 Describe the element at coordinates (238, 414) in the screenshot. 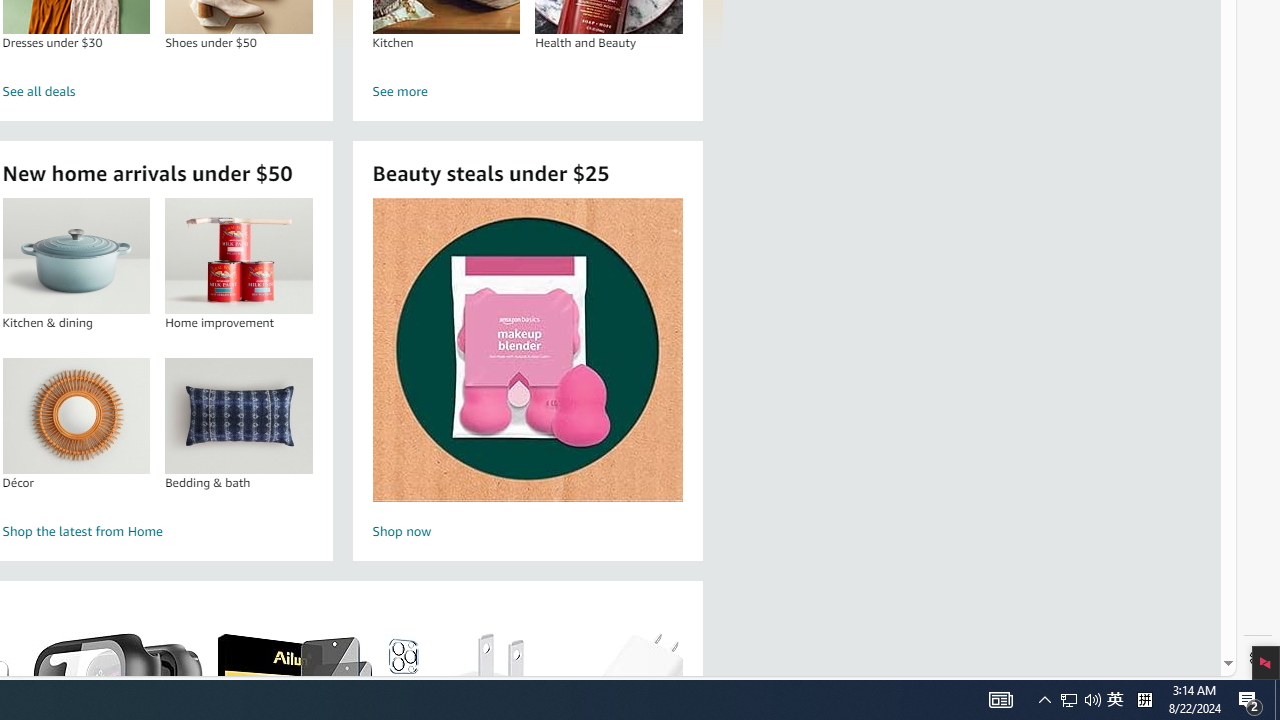

I see `'Bedding & bath'` at that location.